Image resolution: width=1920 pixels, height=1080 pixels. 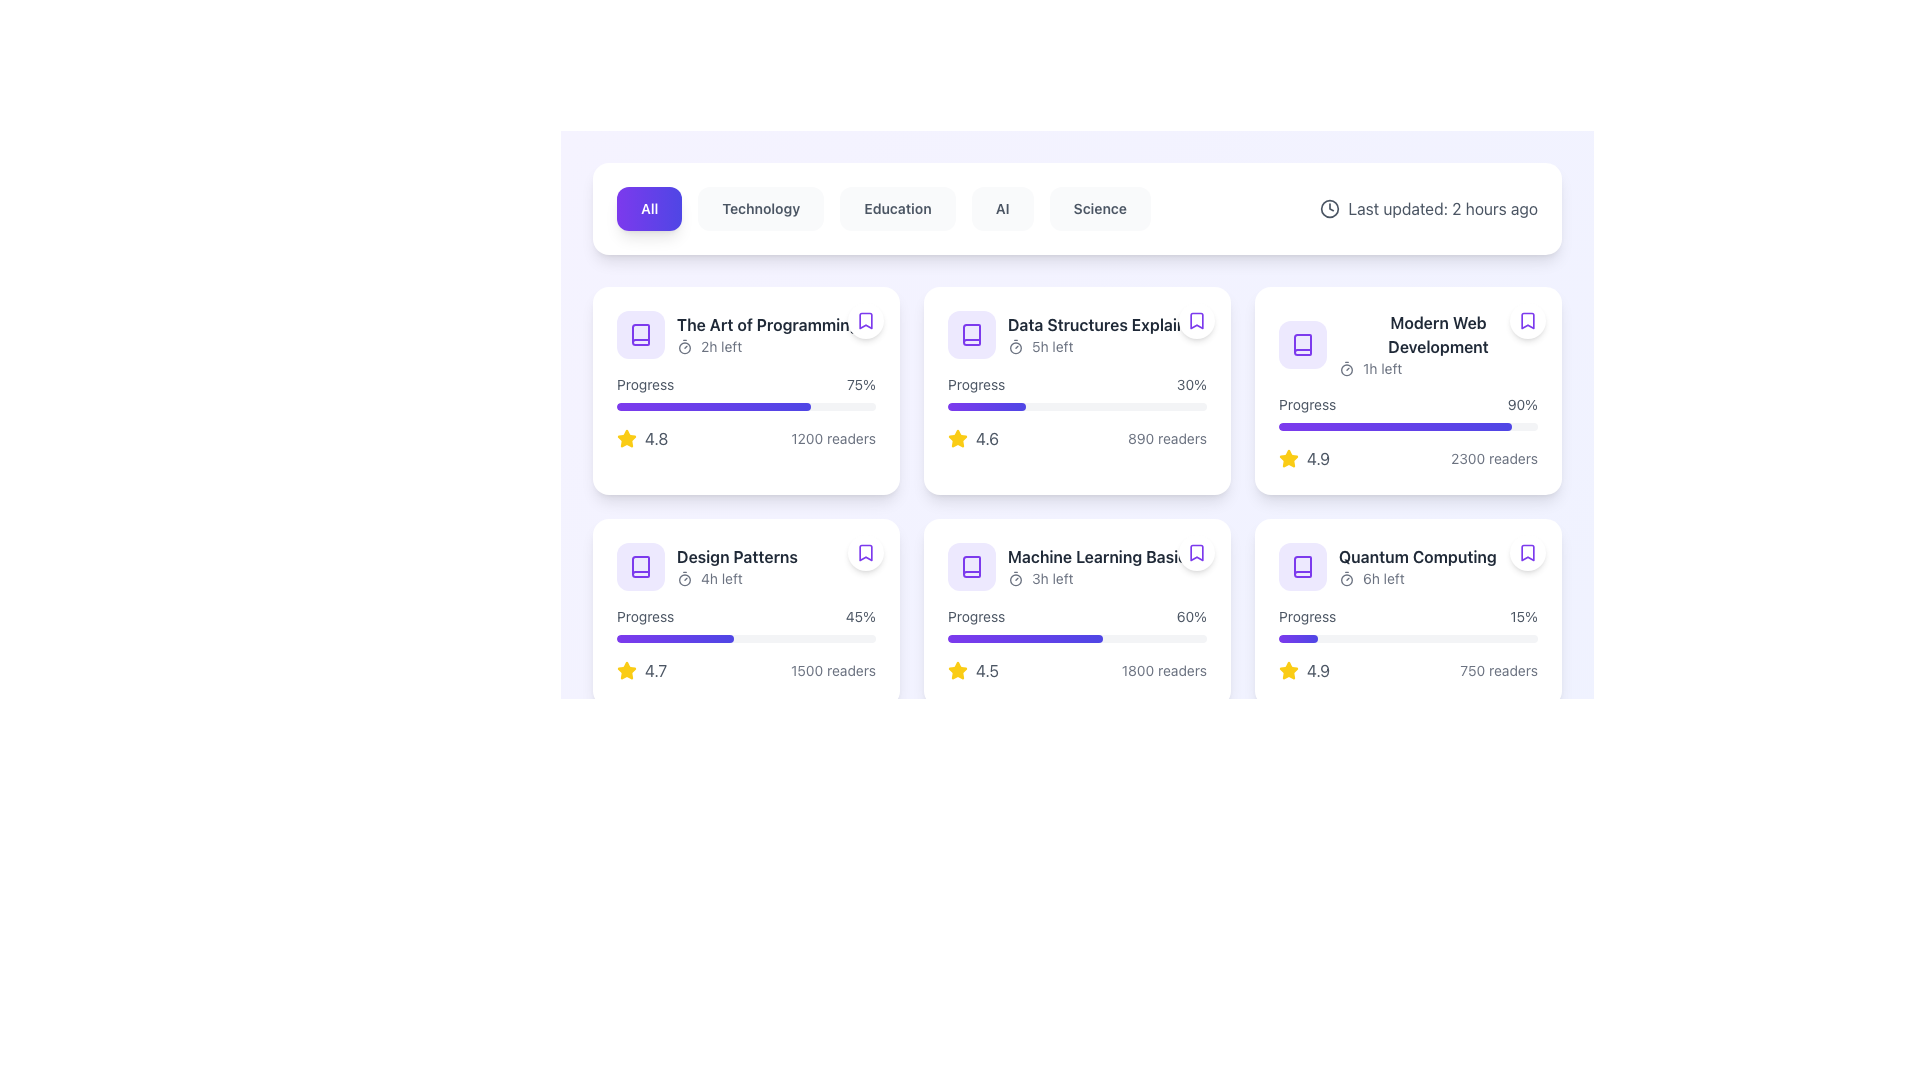 I want to click on the bookmarking icon located in the card titled 'Data Structures Explained', situated in the second column of the first row of the grid layout, so click(x=1196, y=319).